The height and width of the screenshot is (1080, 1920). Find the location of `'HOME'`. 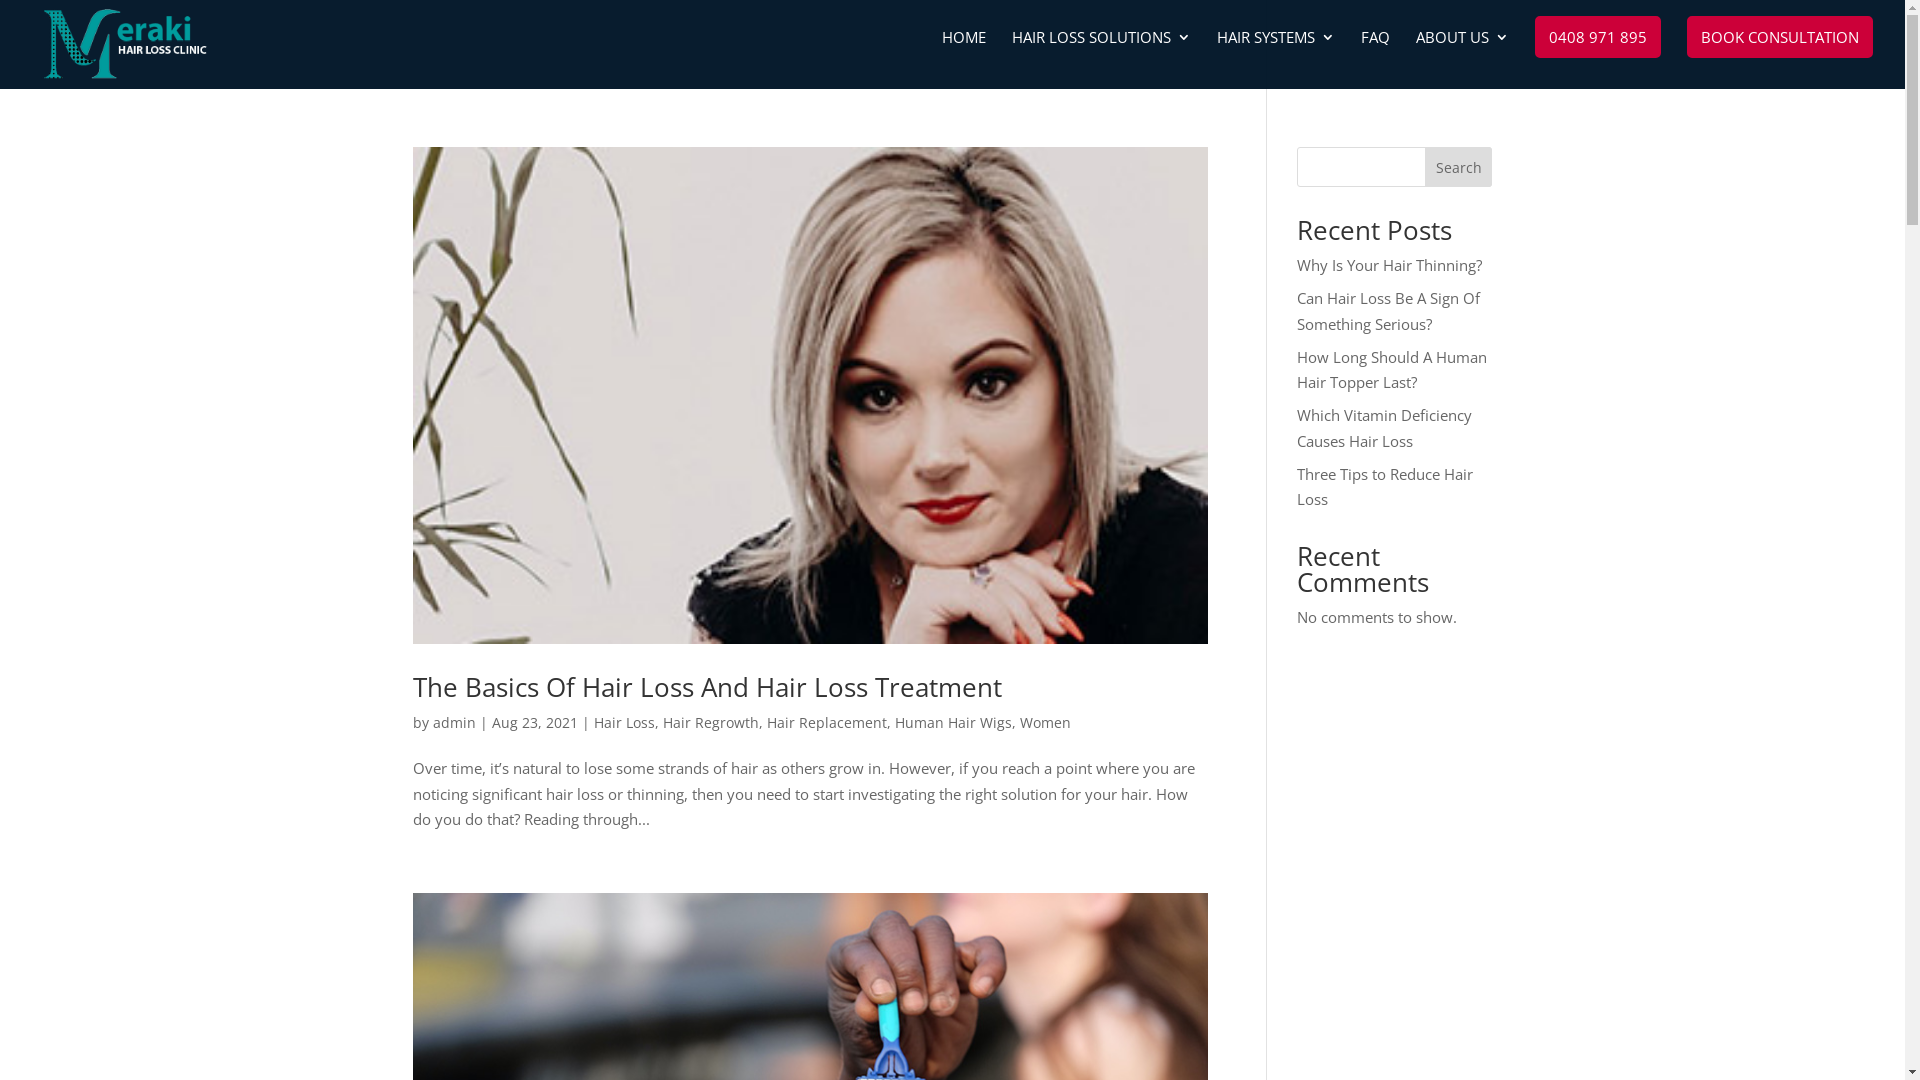

'HOME' is located at coordinates (964, 58).